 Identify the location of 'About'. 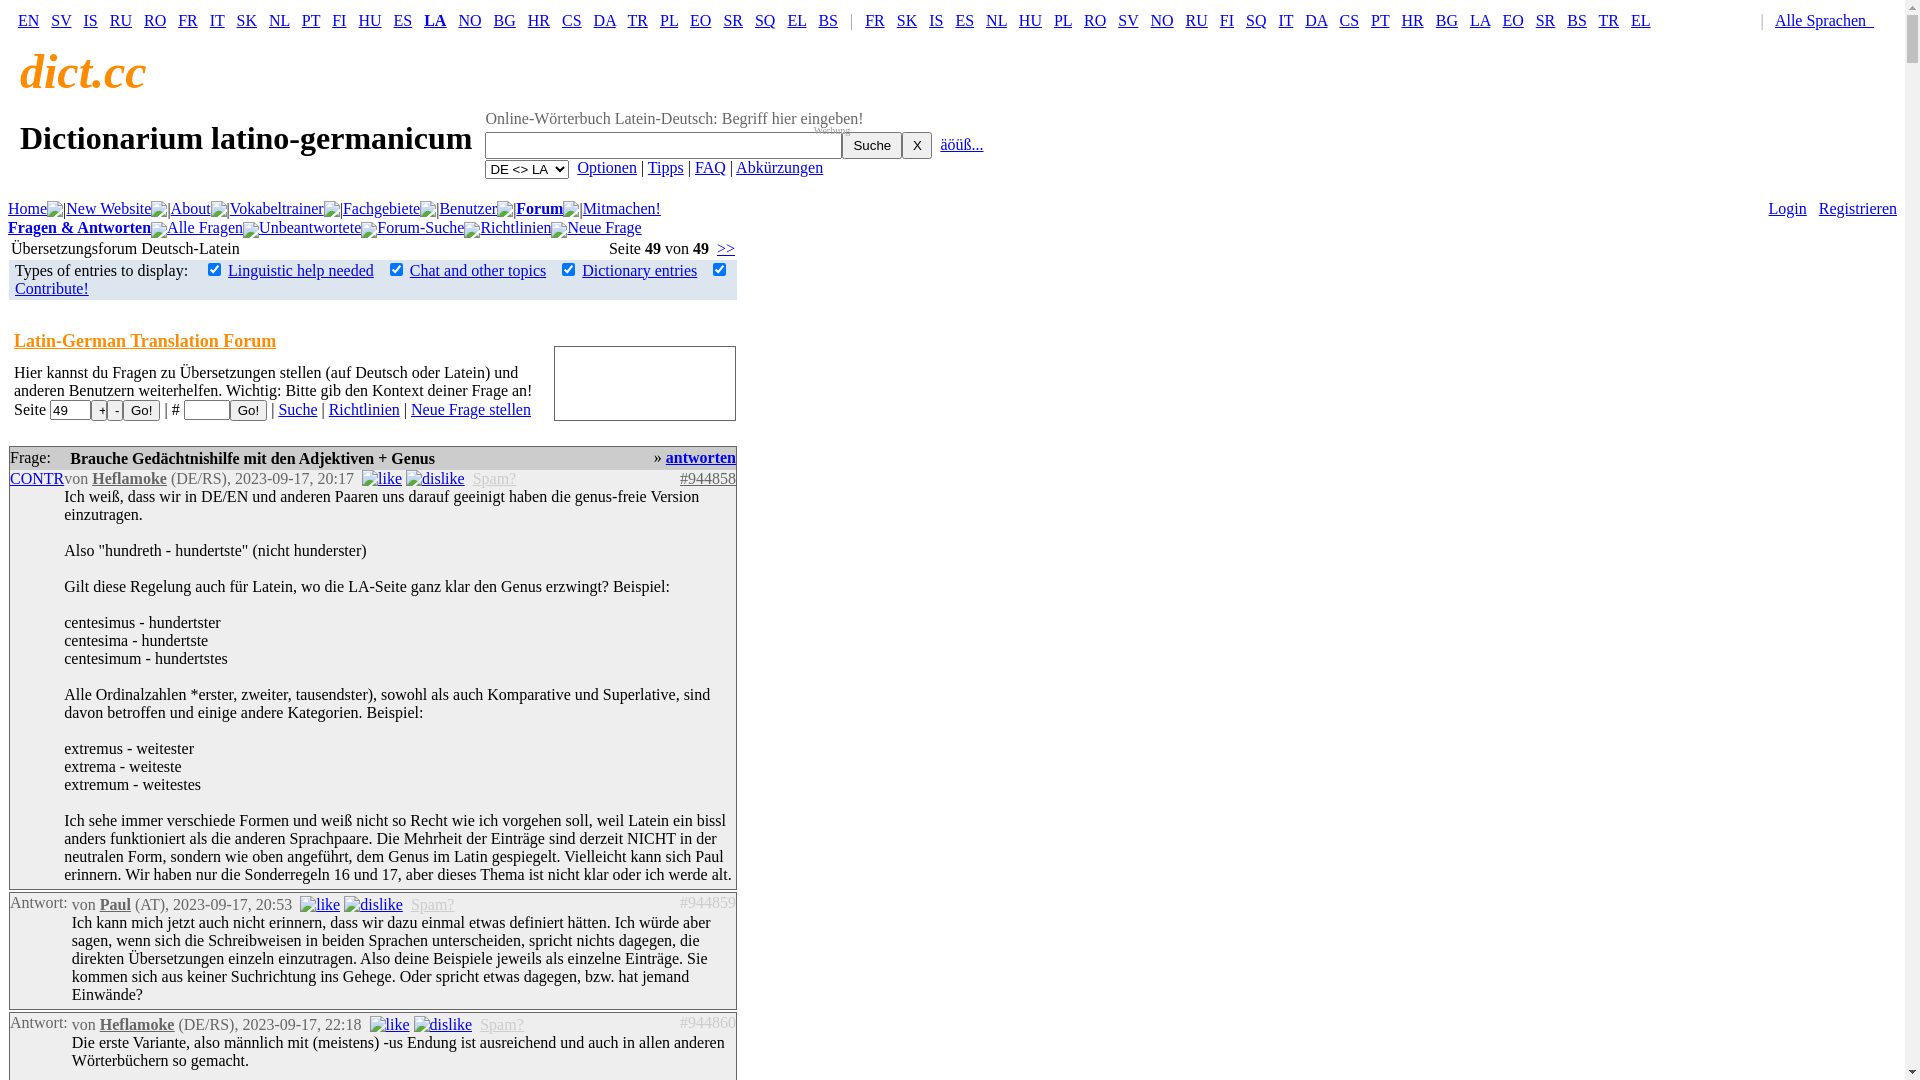
(191, 208).